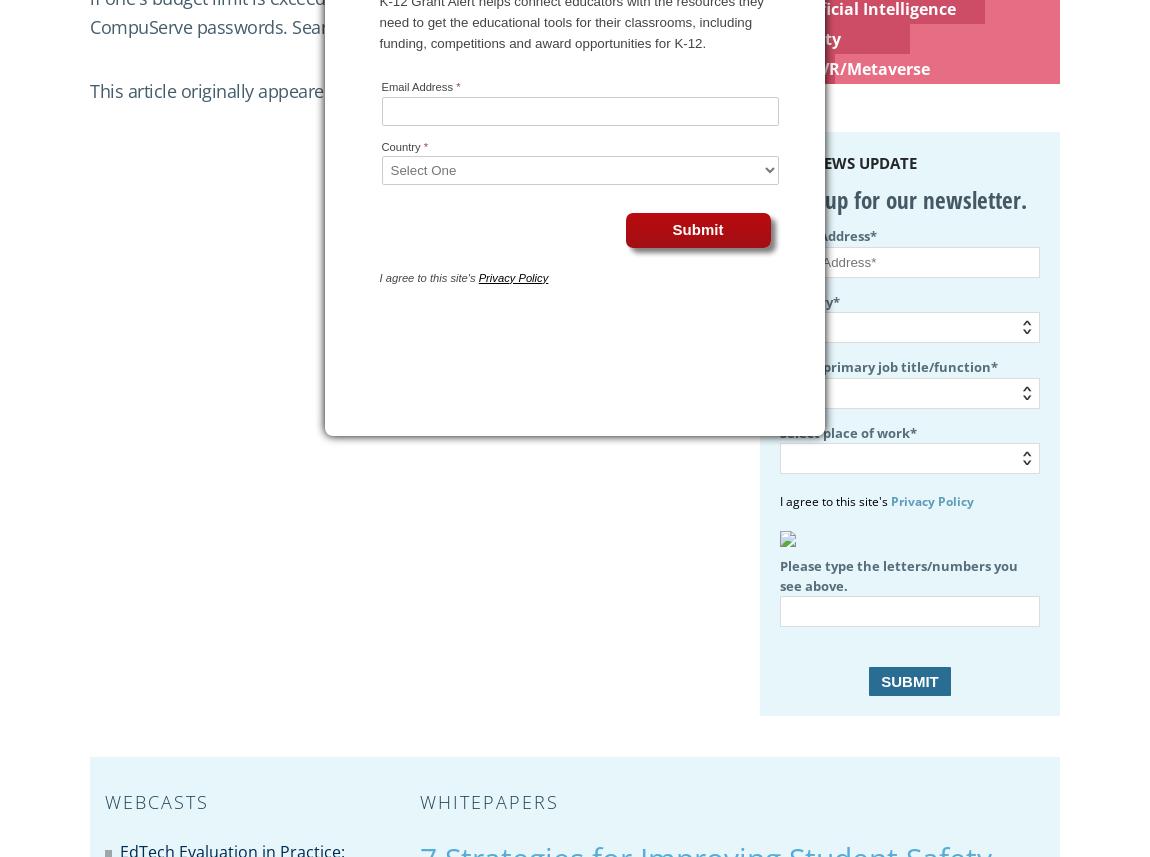  What do you see at coordinates (847, 431) in the screenshot?
I see `'Select place of work*'` at bounding box center [847, 431].